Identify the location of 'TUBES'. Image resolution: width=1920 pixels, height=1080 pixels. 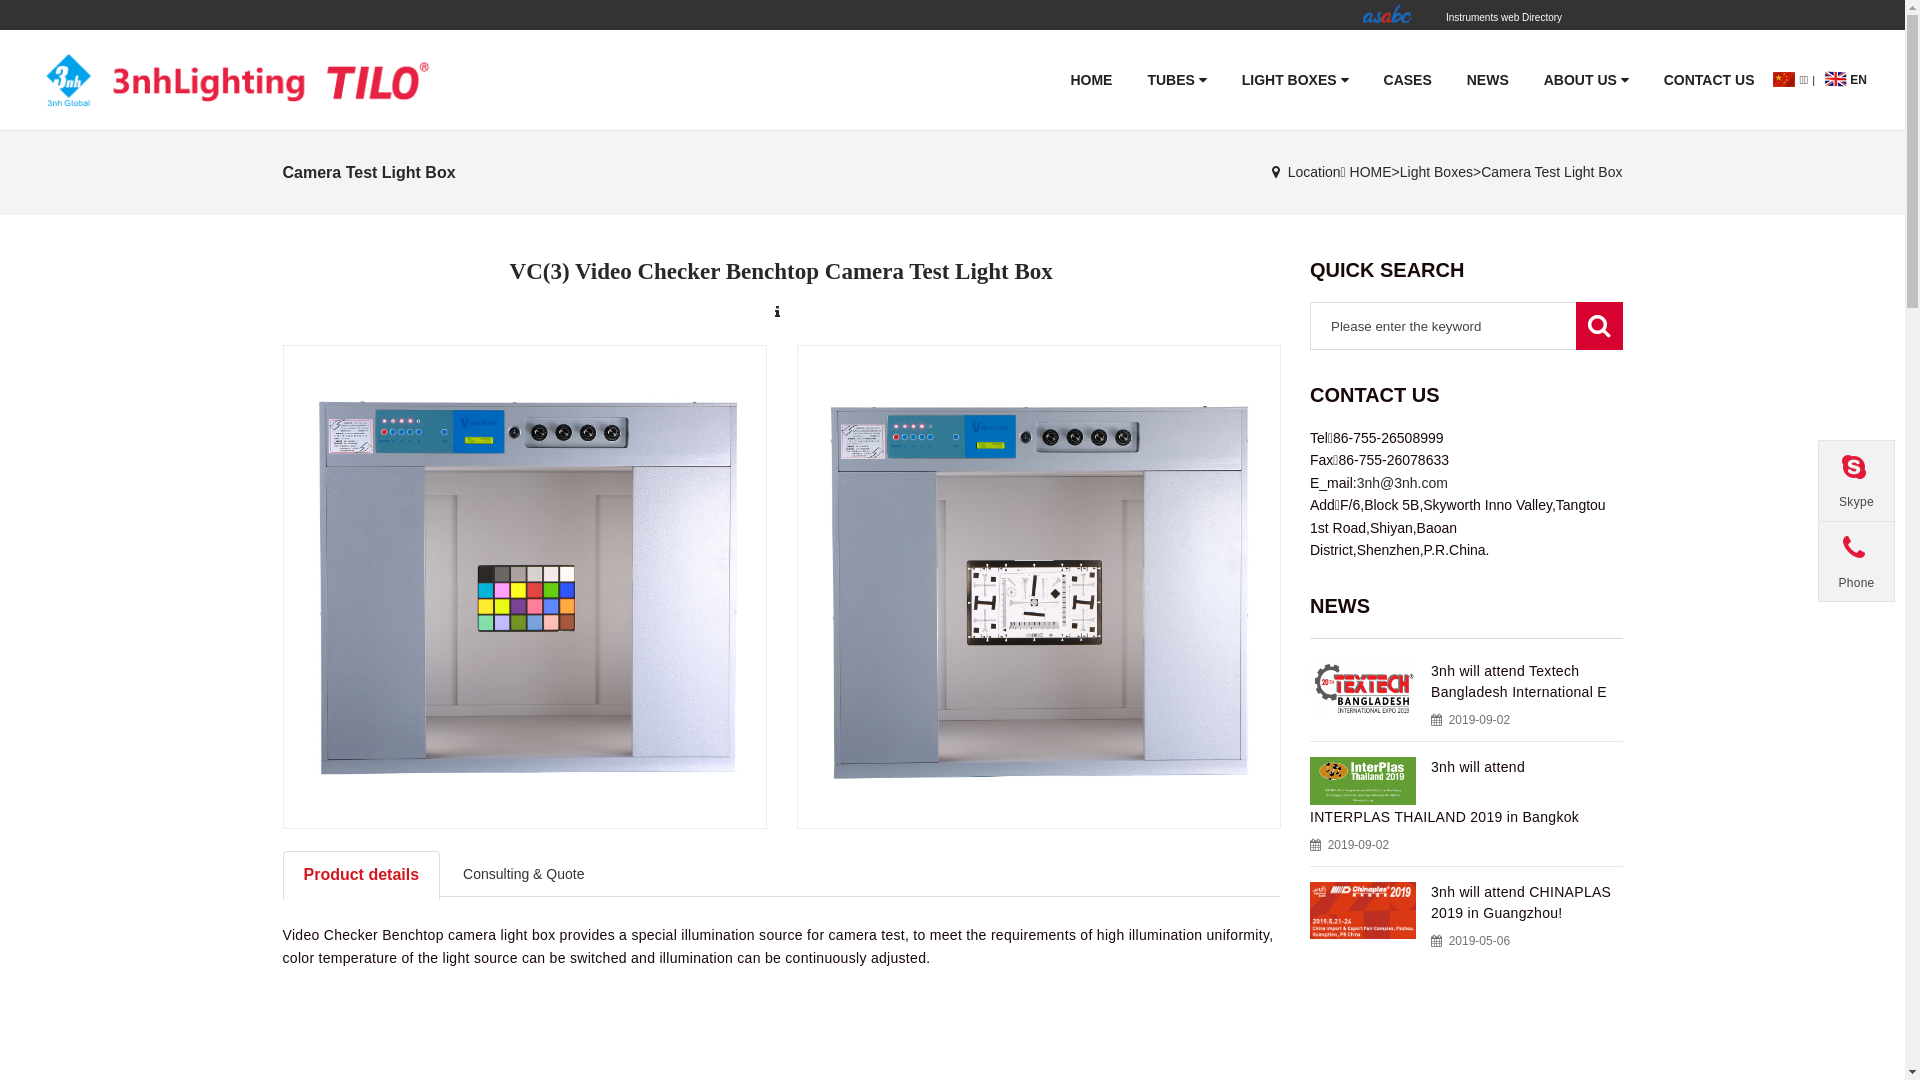
(1176, 79).